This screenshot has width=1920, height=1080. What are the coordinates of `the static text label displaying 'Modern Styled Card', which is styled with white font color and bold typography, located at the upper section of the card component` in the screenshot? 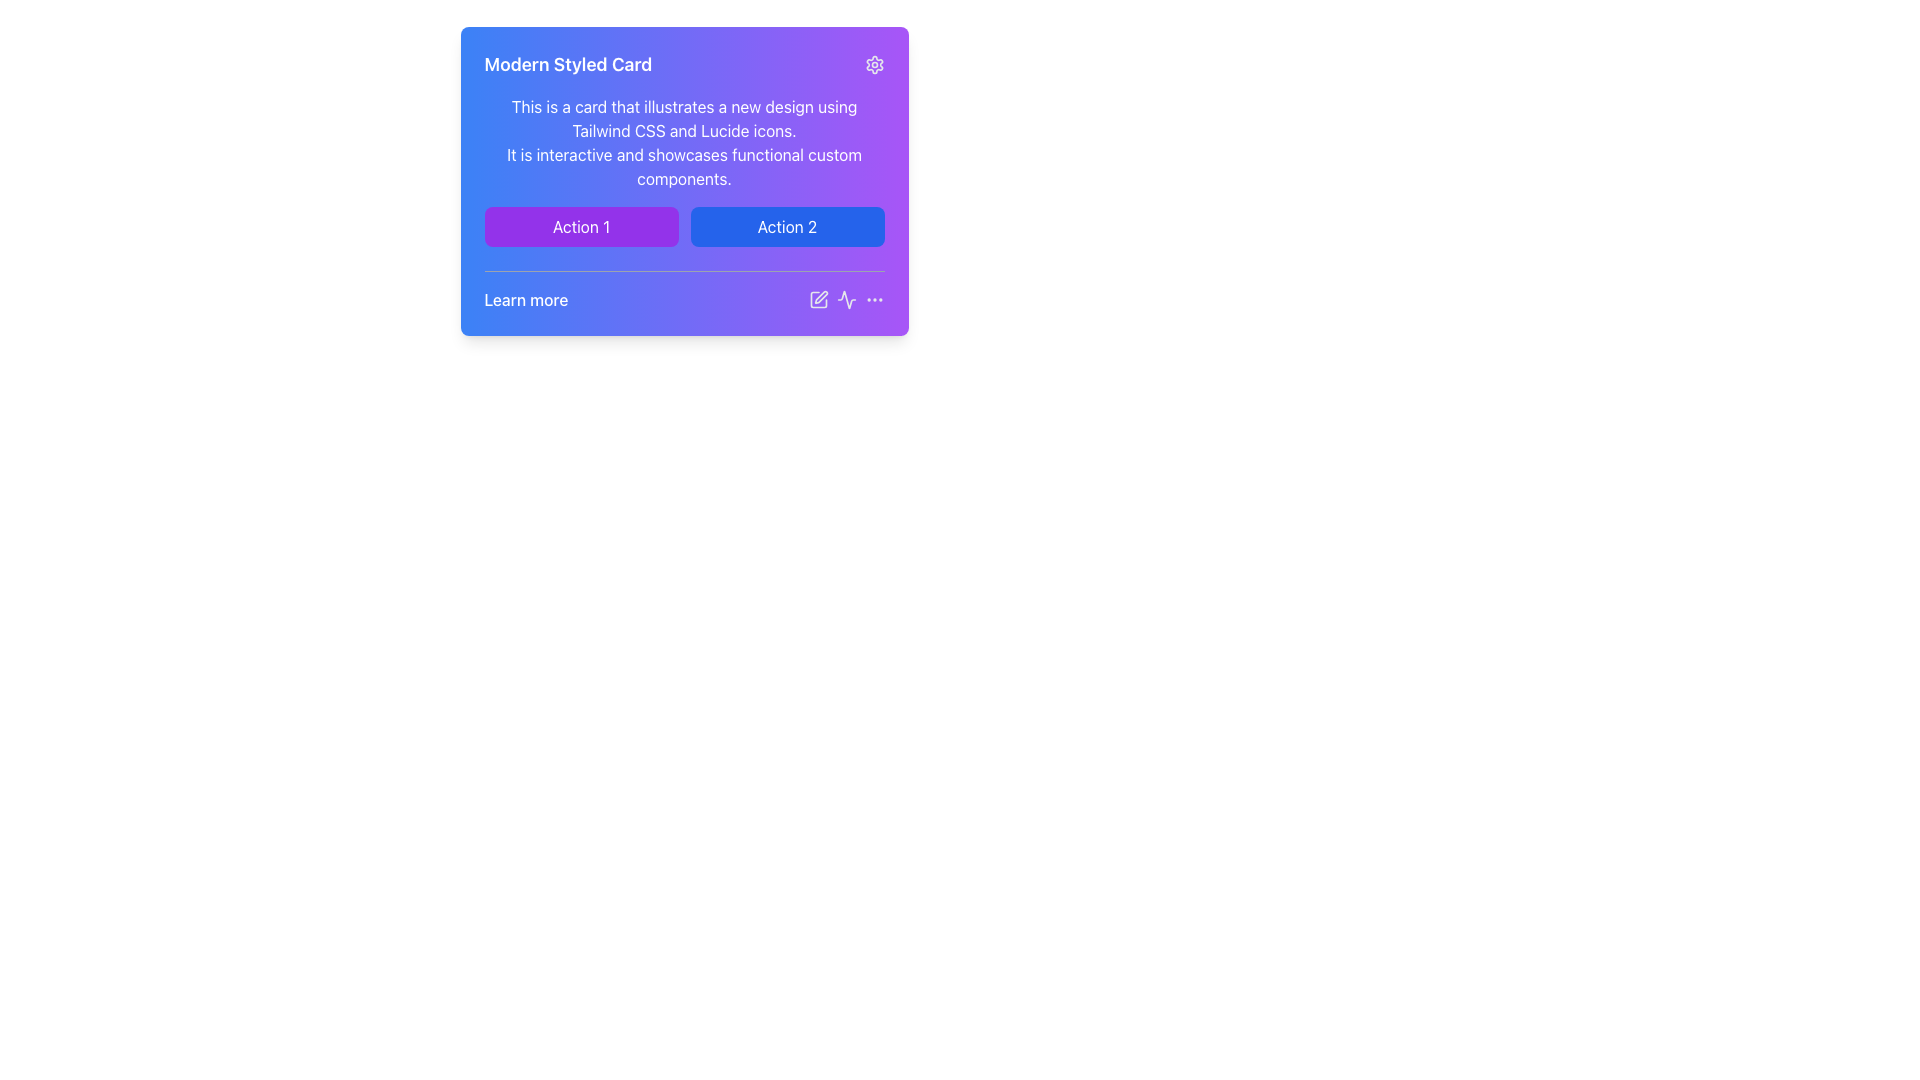 It's located at (567, 64).